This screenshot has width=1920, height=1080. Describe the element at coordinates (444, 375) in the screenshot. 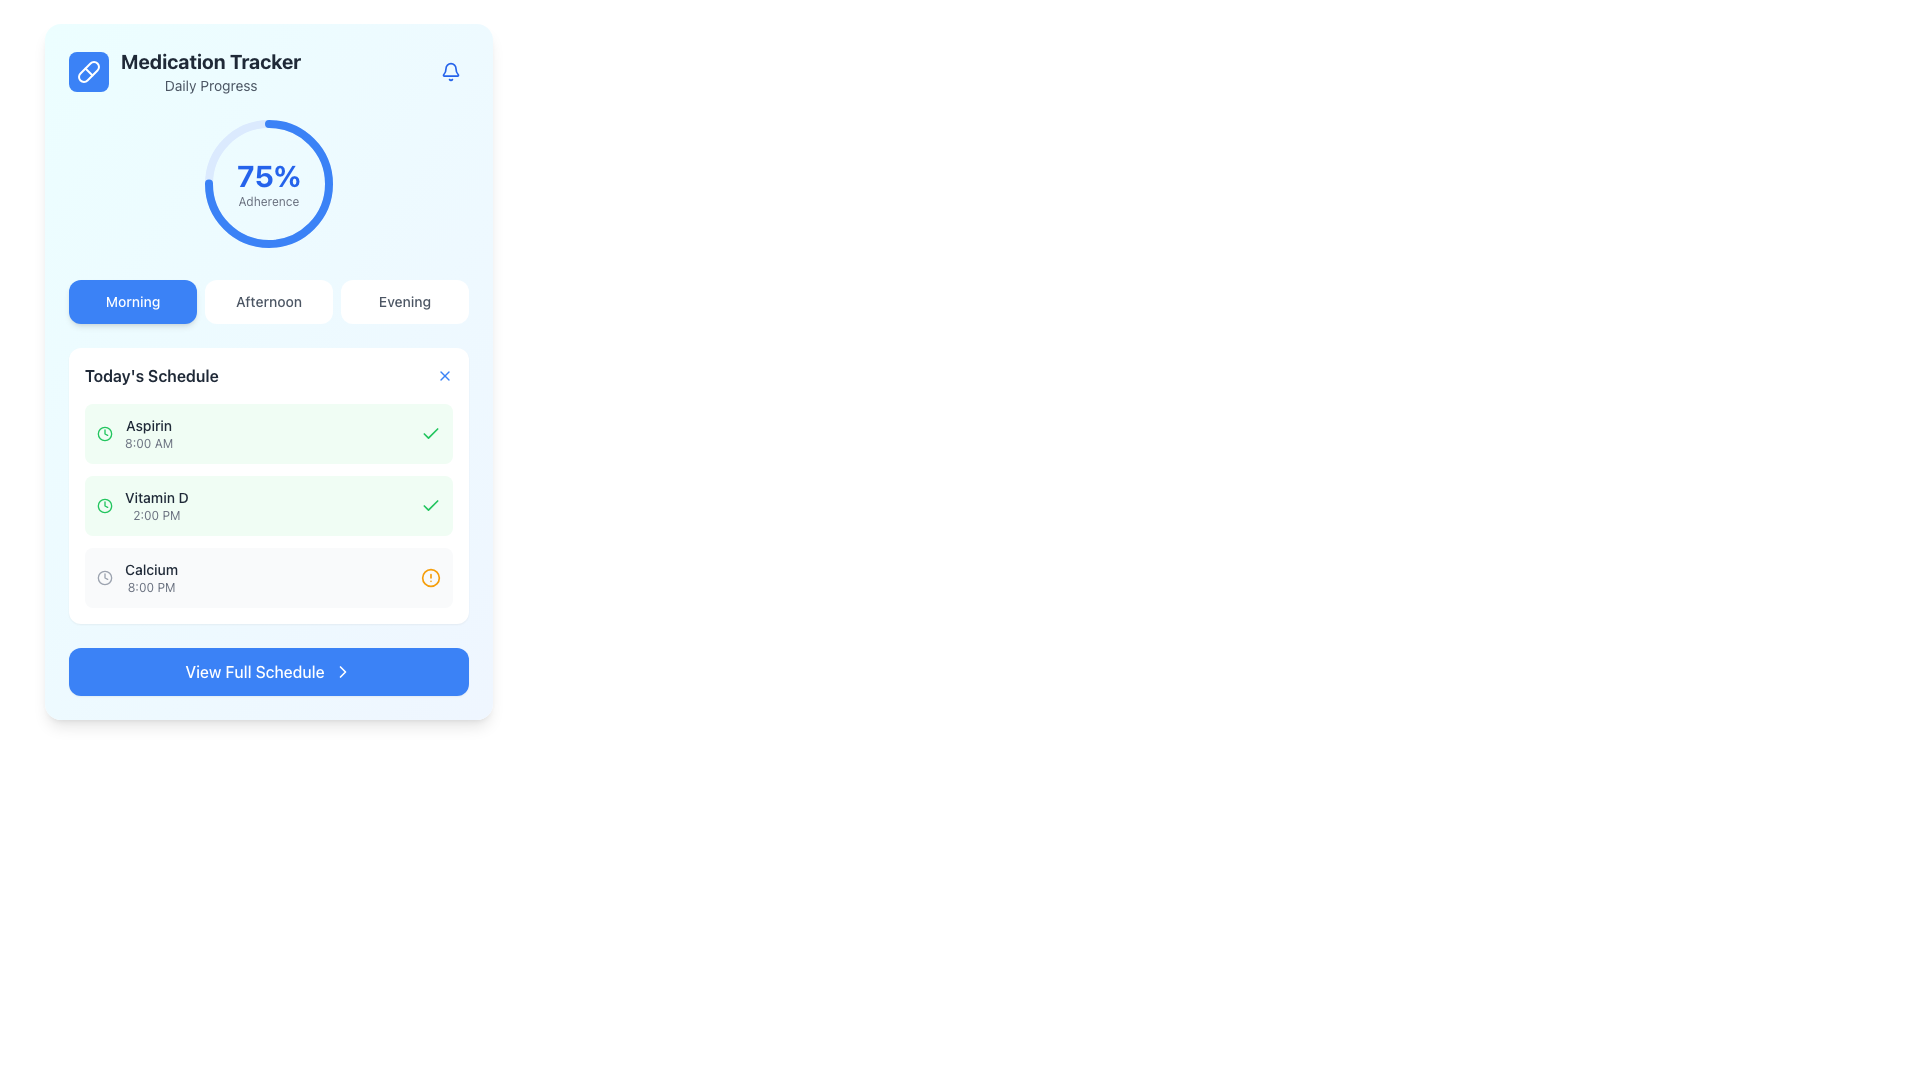

I see `the close button represented by a blue 'x' symbol located at the top right corner of the 'Today's Schedule' heading` at that location.